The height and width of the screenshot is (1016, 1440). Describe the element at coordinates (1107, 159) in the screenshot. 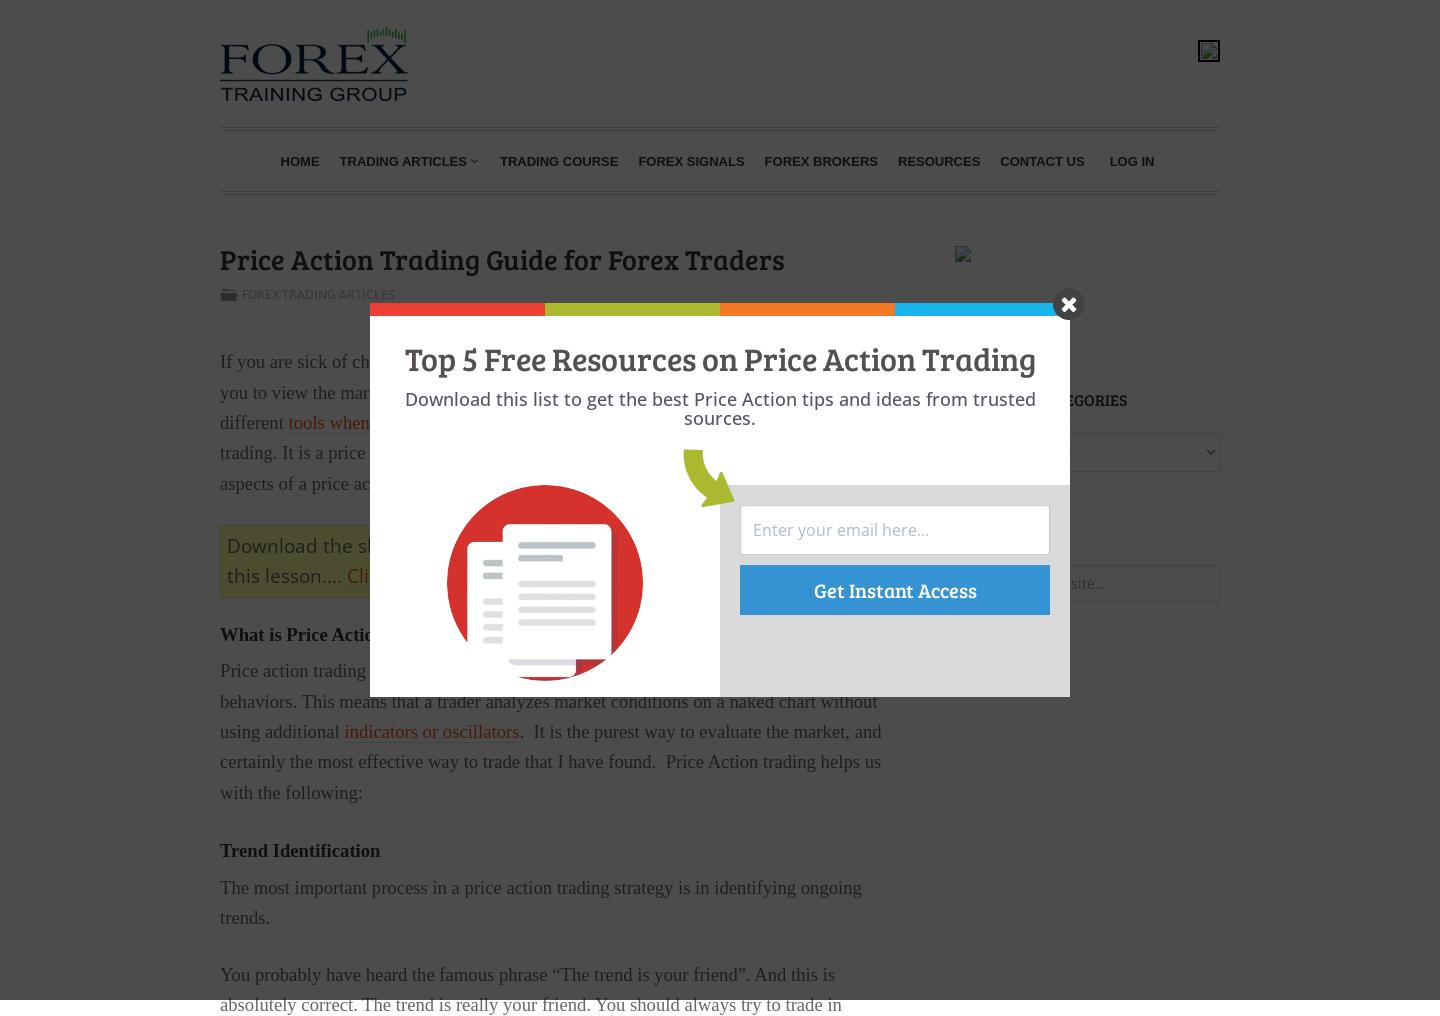

I see `'Log In'` at that location.